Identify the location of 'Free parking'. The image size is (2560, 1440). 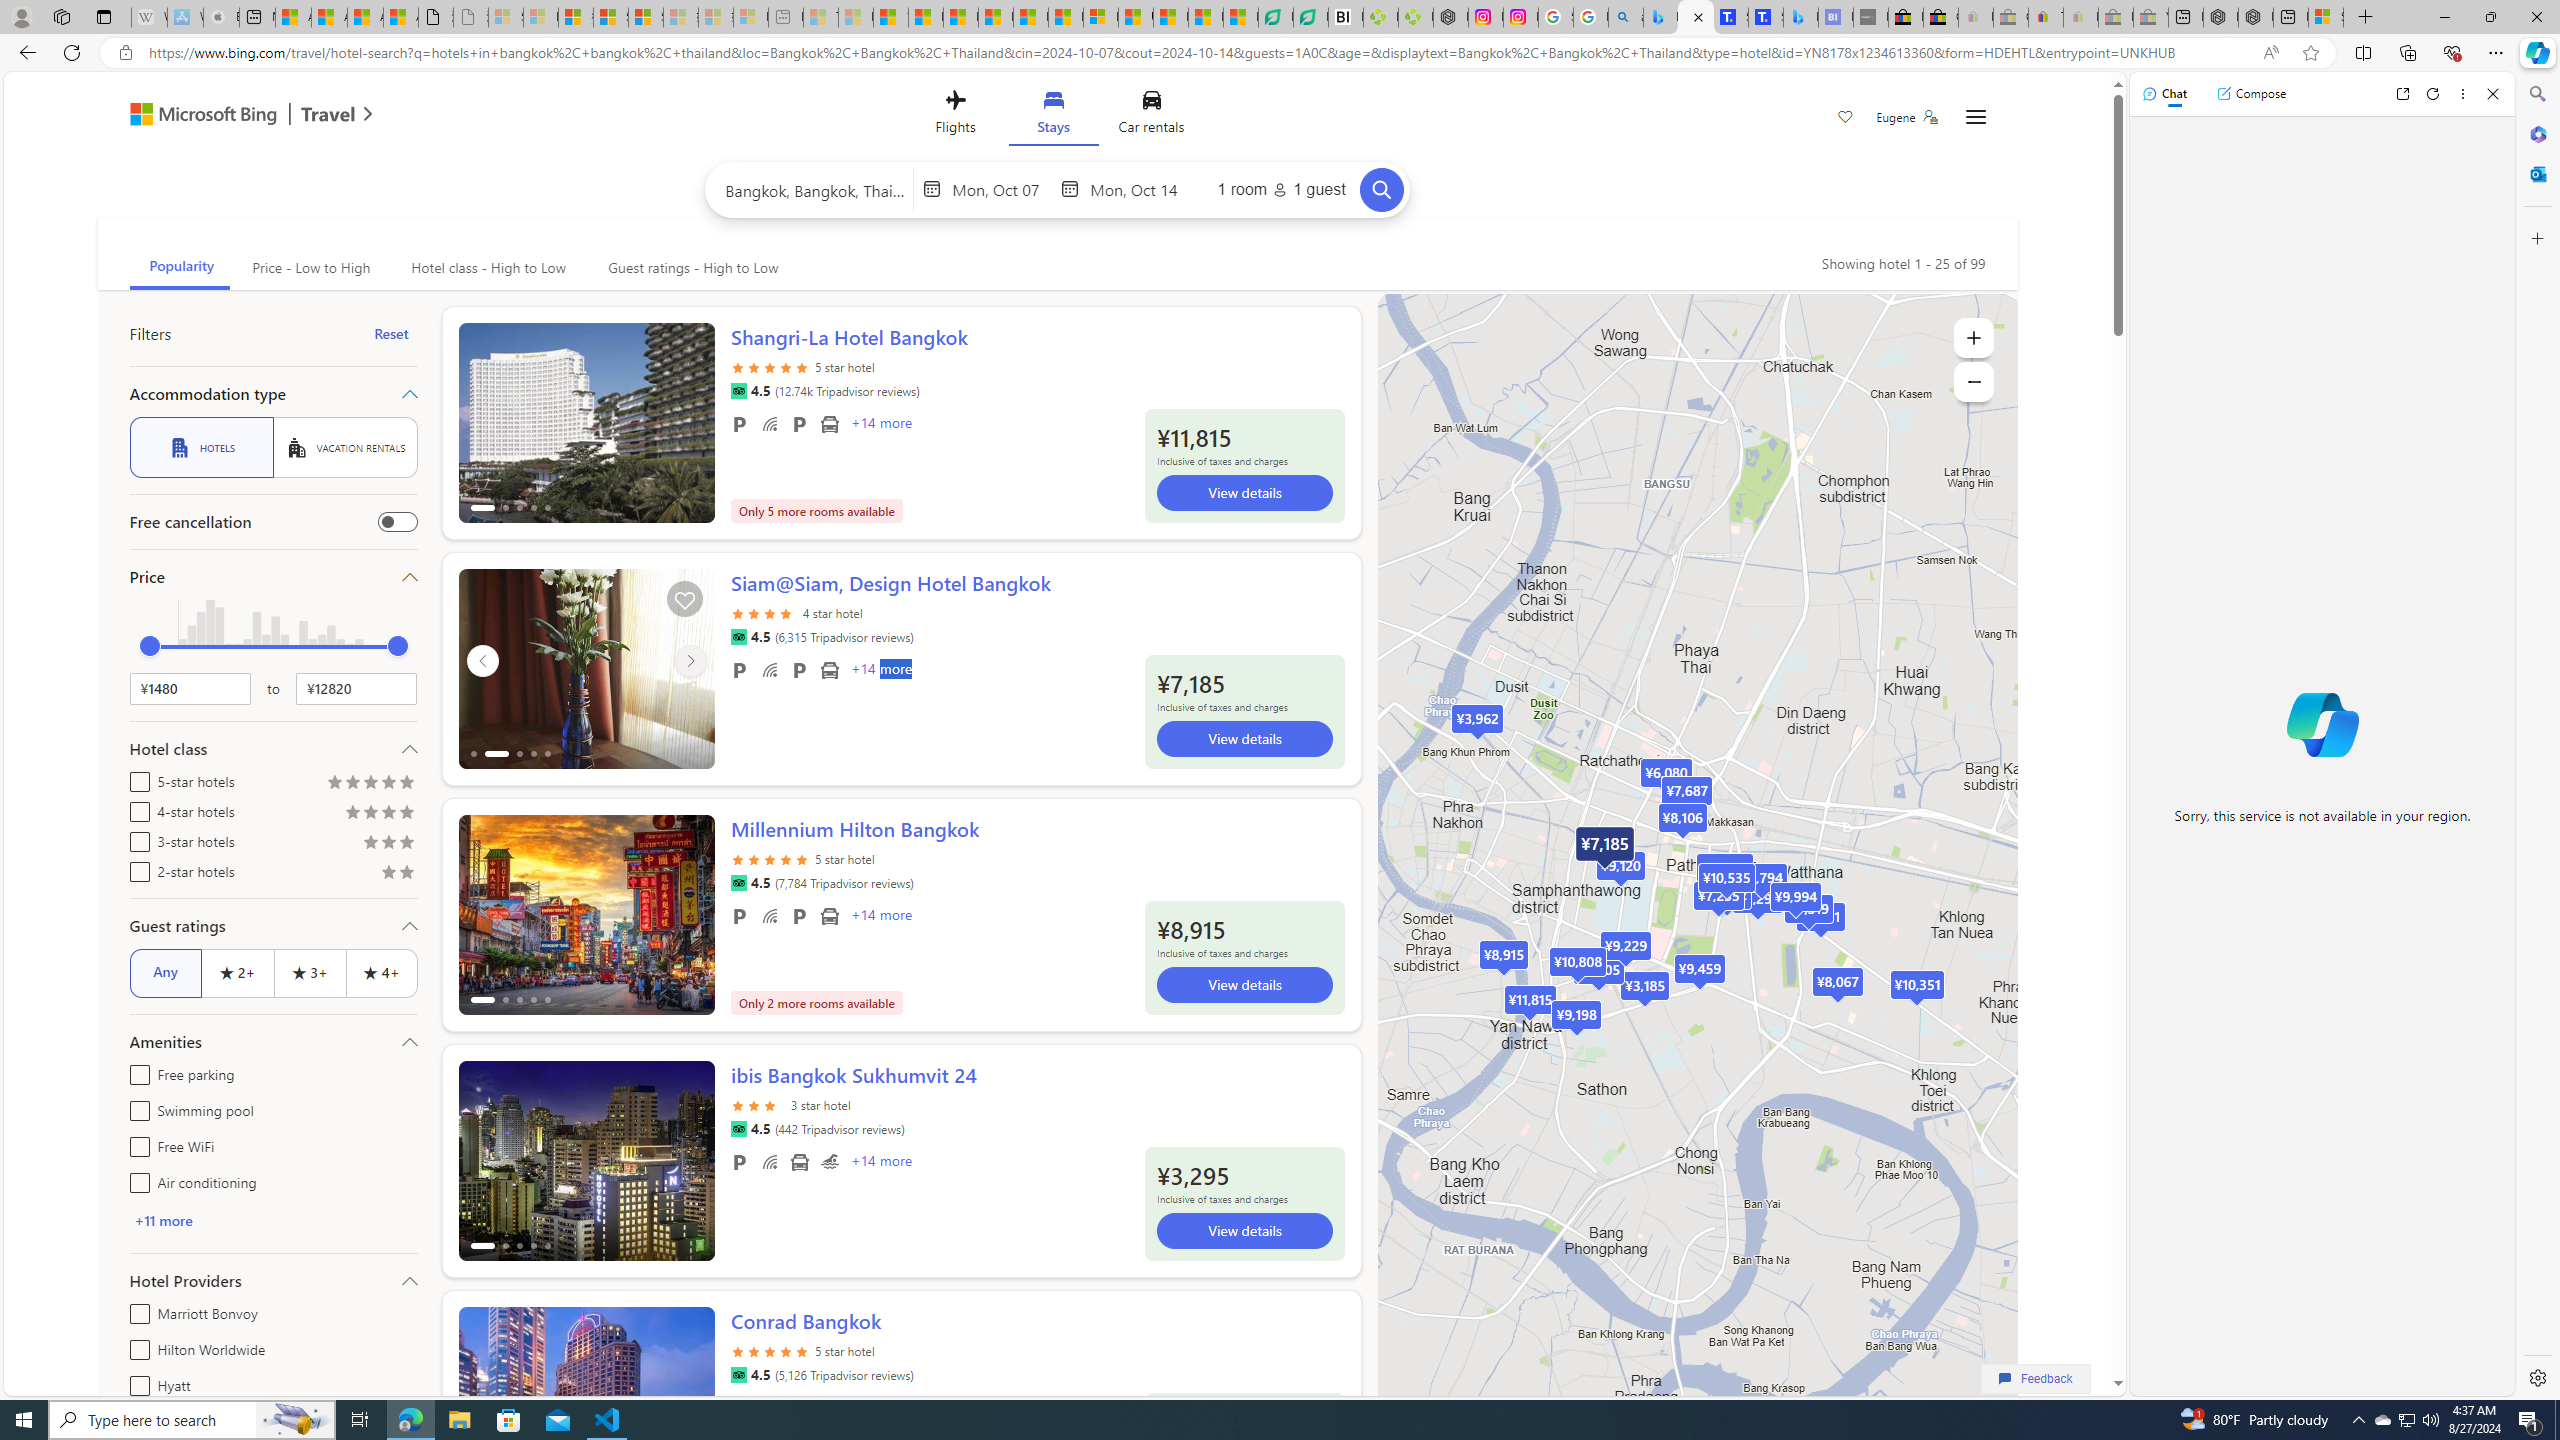
(134, 1072).